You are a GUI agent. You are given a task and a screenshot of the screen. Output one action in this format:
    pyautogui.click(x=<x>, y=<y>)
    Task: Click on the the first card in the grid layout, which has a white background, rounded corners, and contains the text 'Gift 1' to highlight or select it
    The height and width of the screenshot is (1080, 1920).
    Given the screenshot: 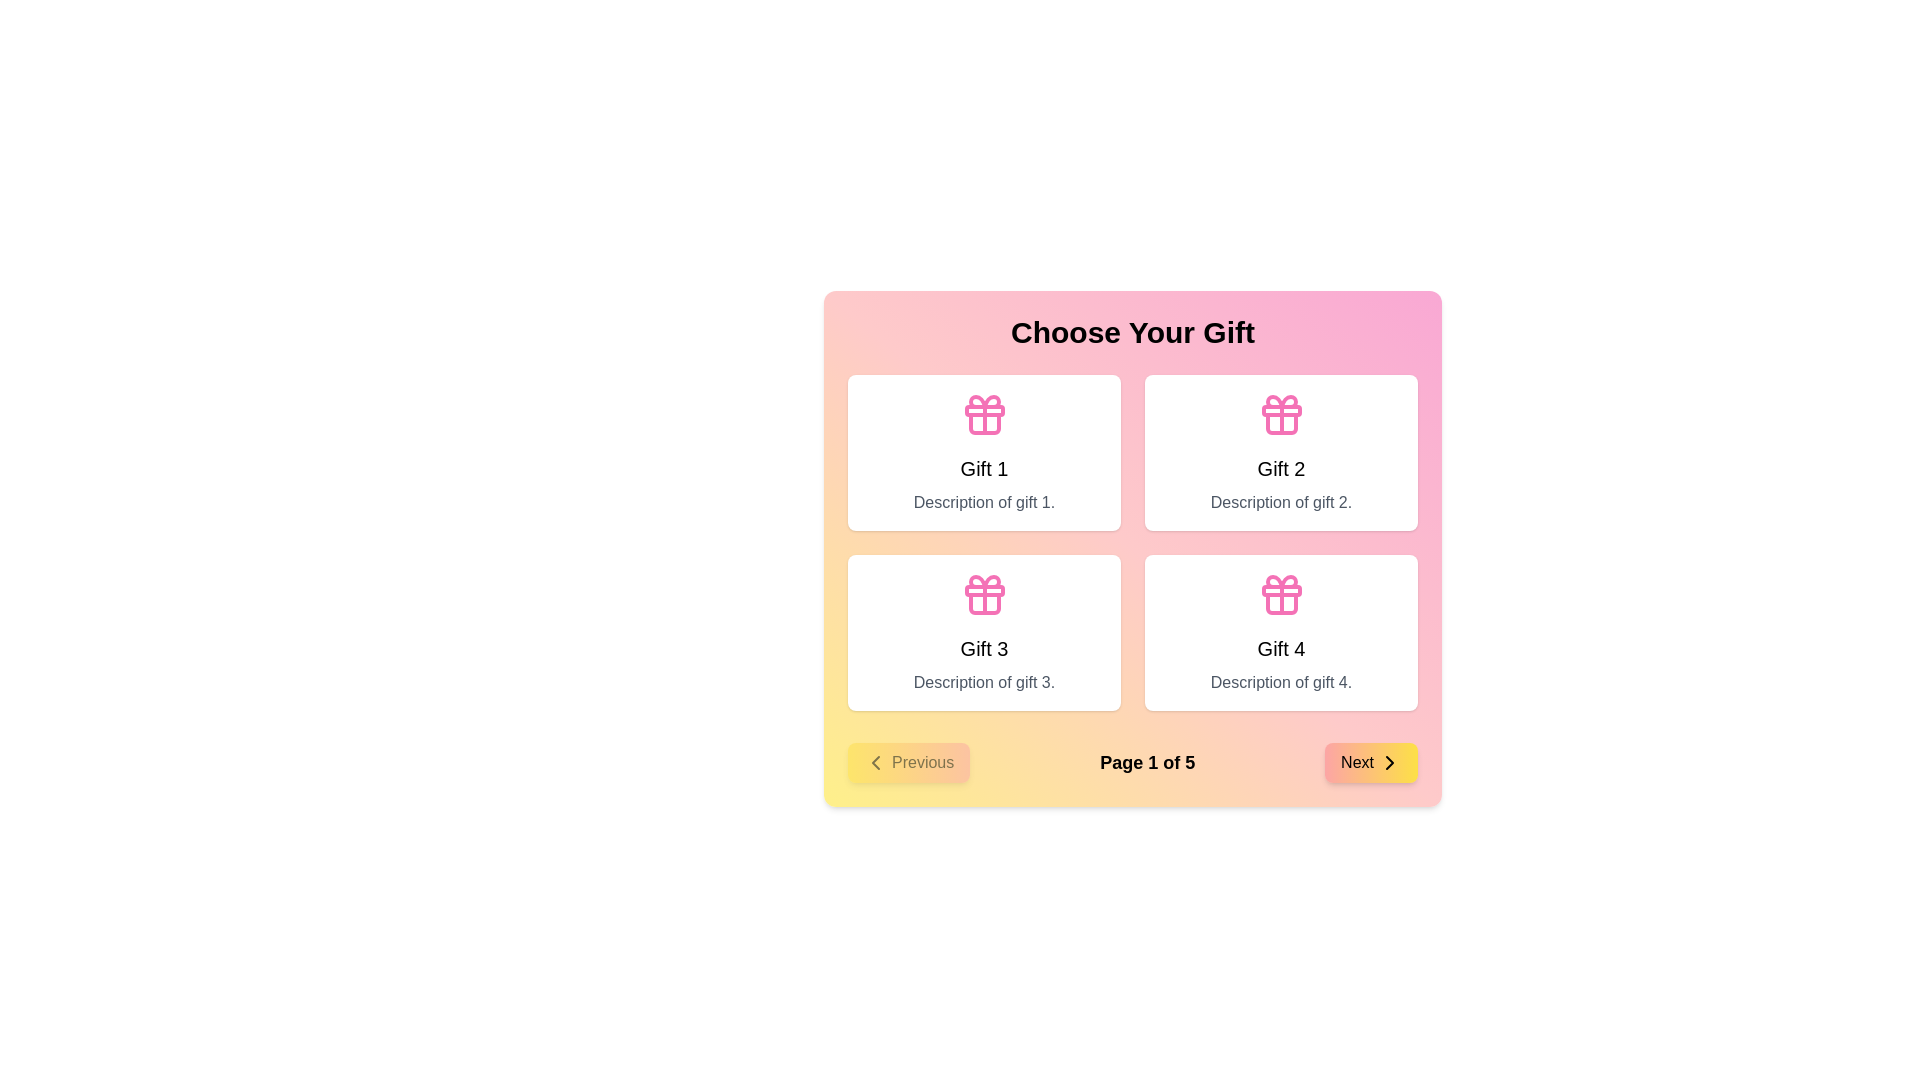 What is the action you would take?
    pyautogui.click(x=984, y=452)
    